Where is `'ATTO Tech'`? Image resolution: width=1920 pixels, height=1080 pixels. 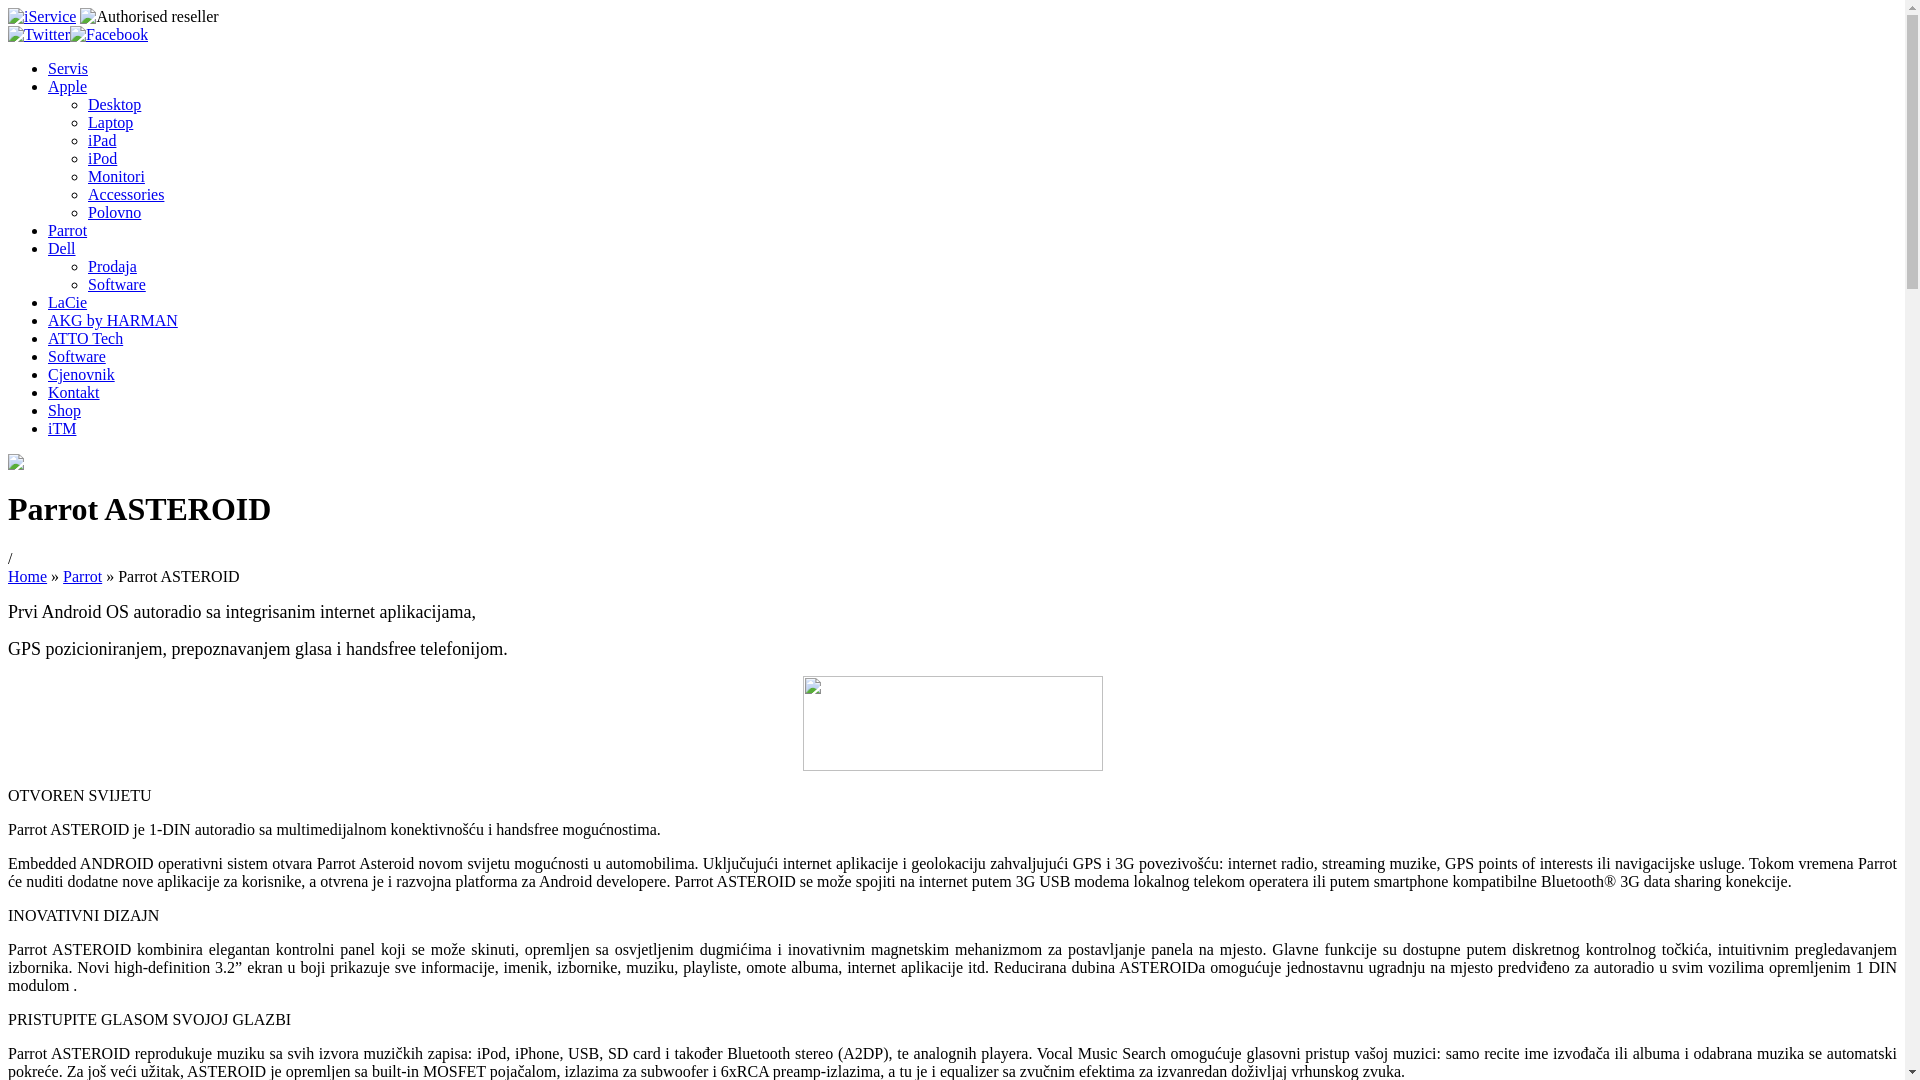
'ATTO Tech' is located at coordinates (48, 337).